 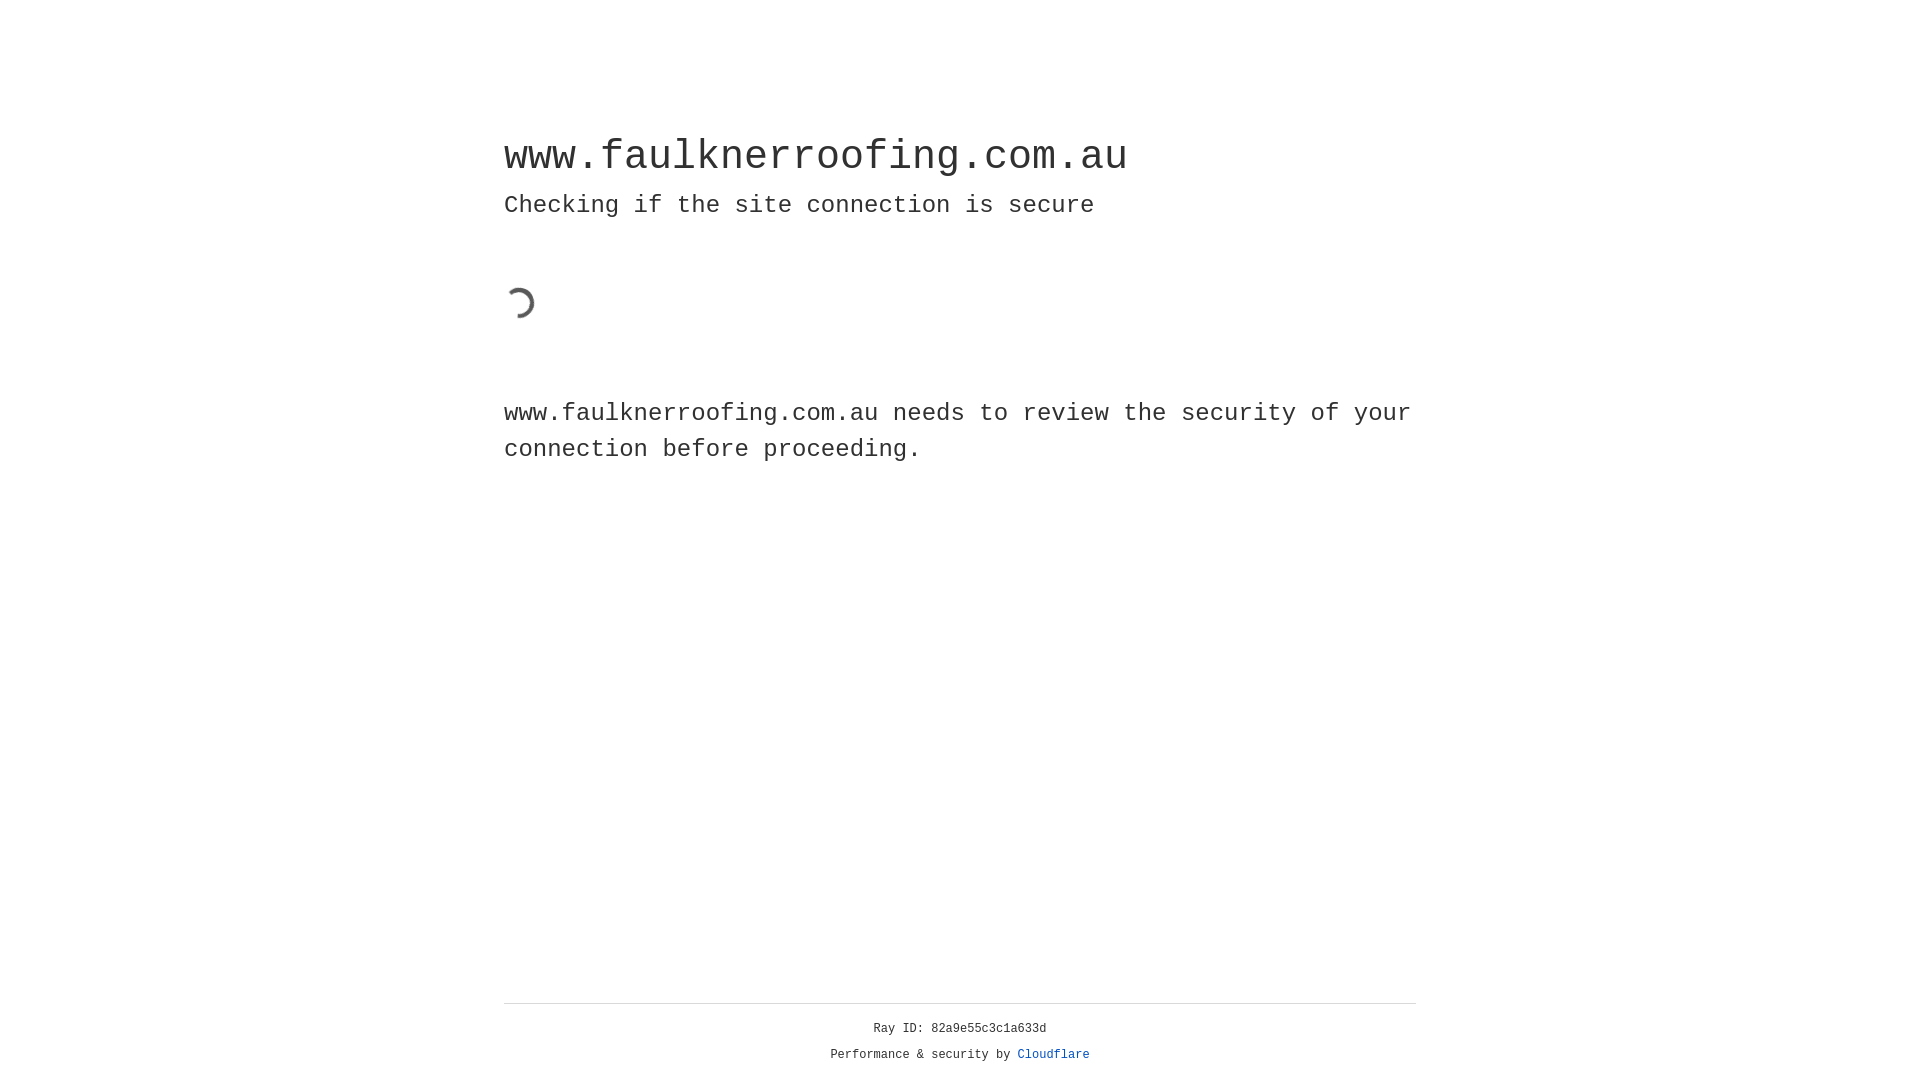 What do you see at coordinates (1017, 1054) in the screenshot?
I see `'Cloudflare'` at bounding box center [1017, 1054].